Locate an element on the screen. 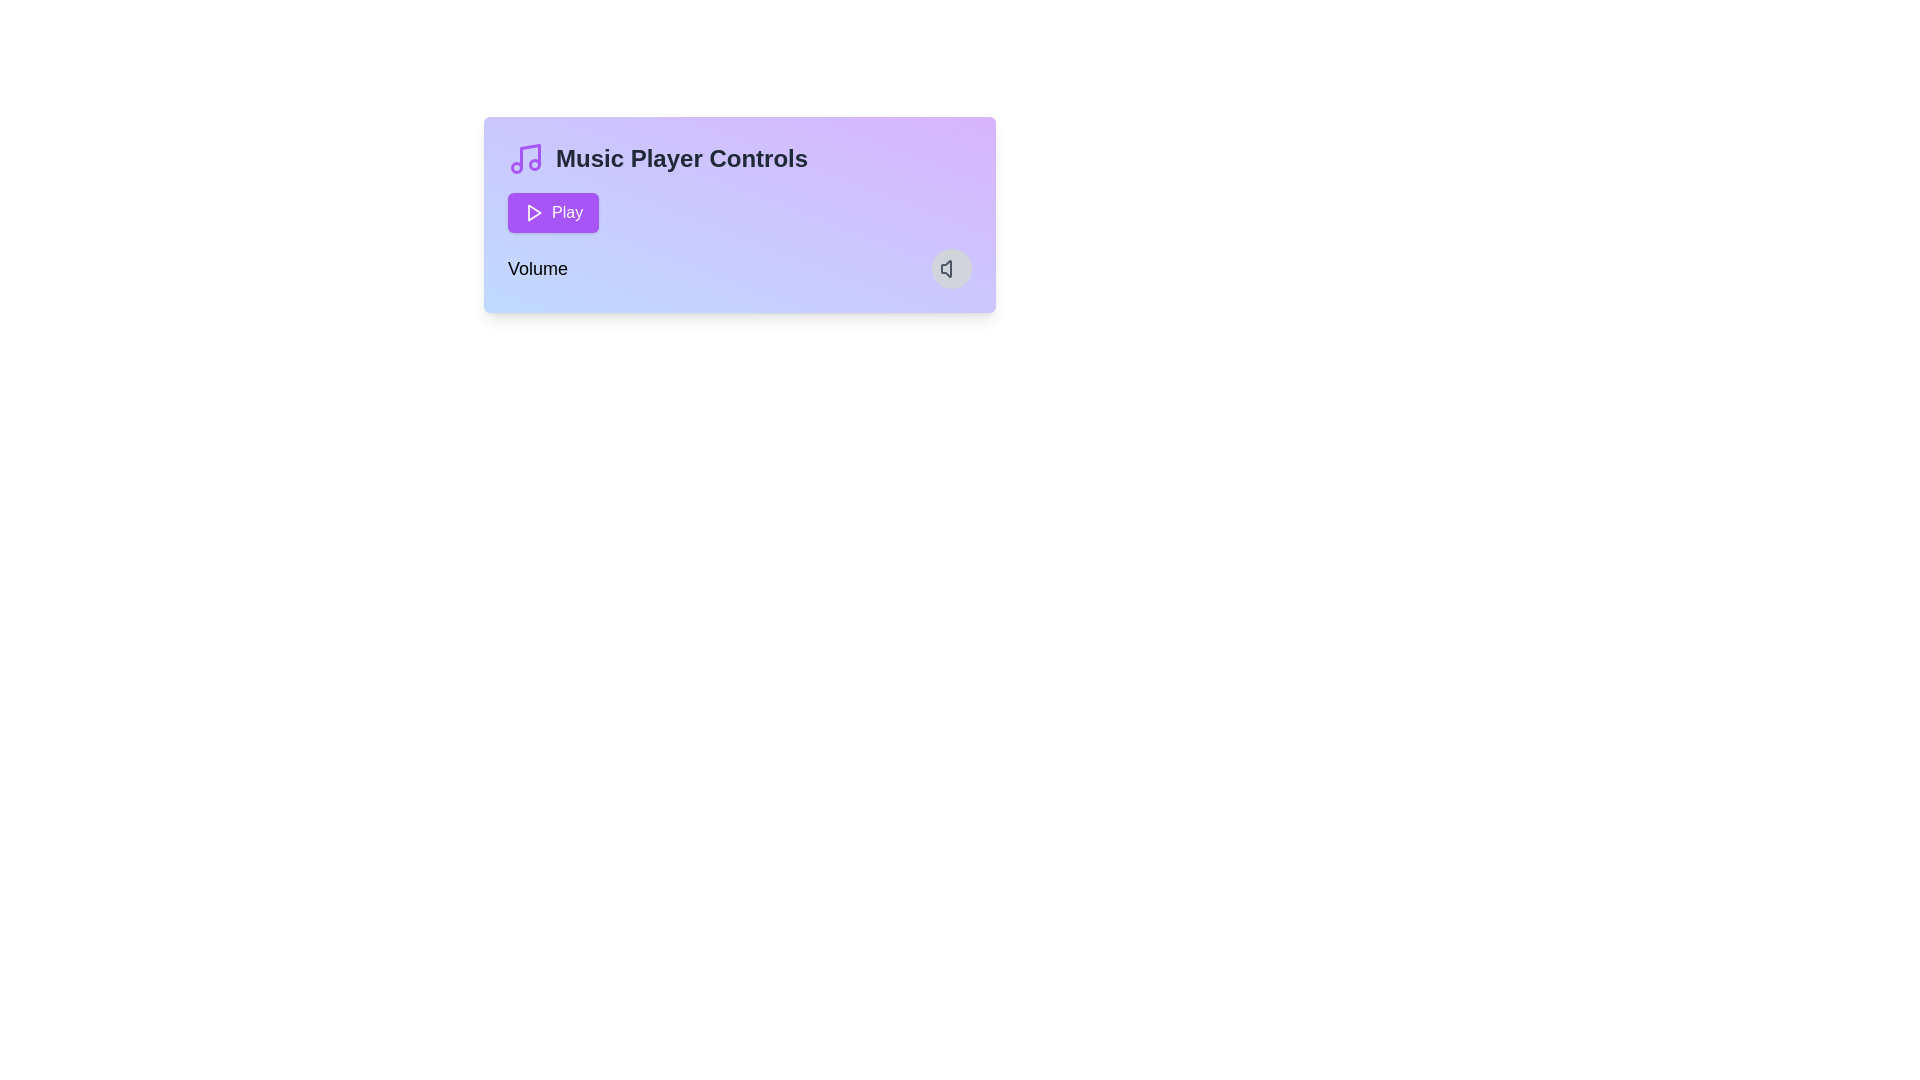 The width and height of the screenshot is (1920, 1080). the purple musical note icon, which is a vertical line with a slight curve at the base, located near the top-left corner of the interface, to the left of the 'Music Player Controls' text is located at coordinates (530, 155).